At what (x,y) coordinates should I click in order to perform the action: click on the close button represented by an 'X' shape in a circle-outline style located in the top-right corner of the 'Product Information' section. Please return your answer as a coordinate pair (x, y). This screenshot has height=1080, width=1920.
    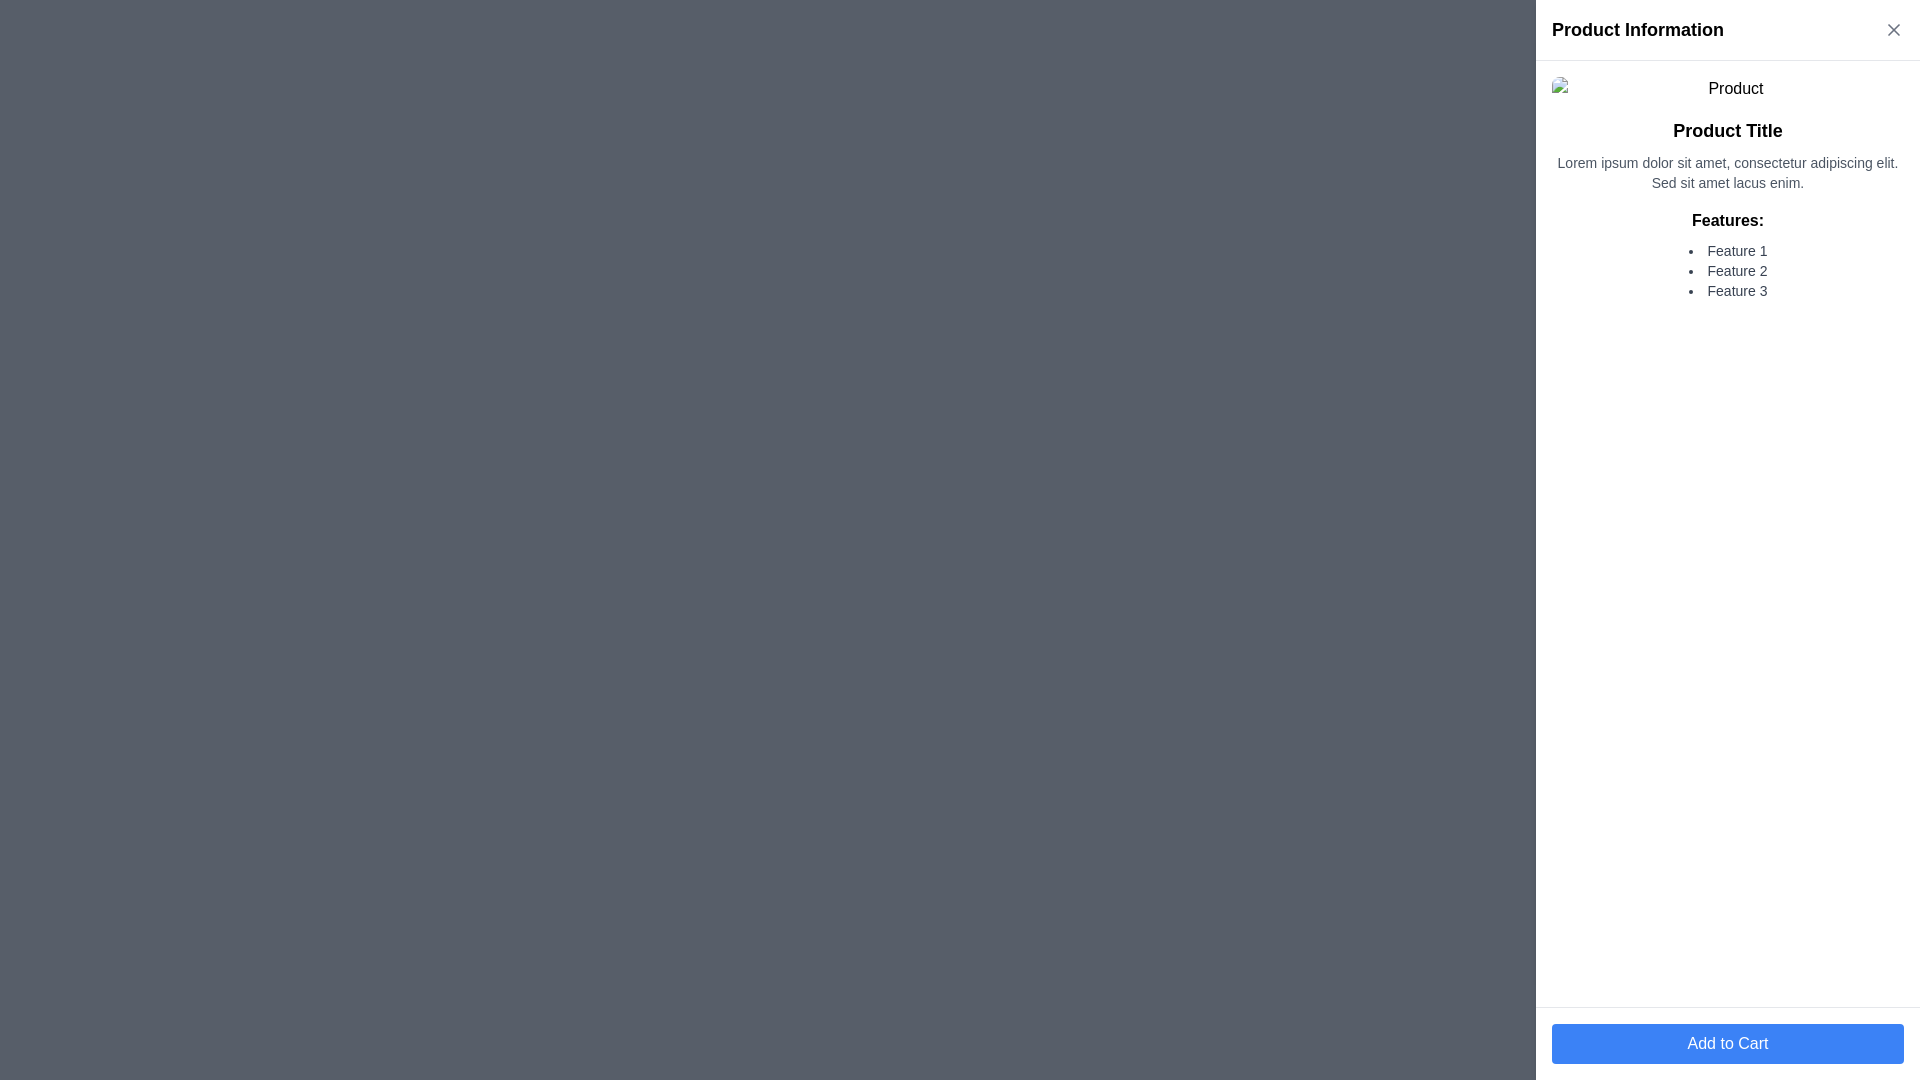
    Looking at the image, I should click on (1893, 30).